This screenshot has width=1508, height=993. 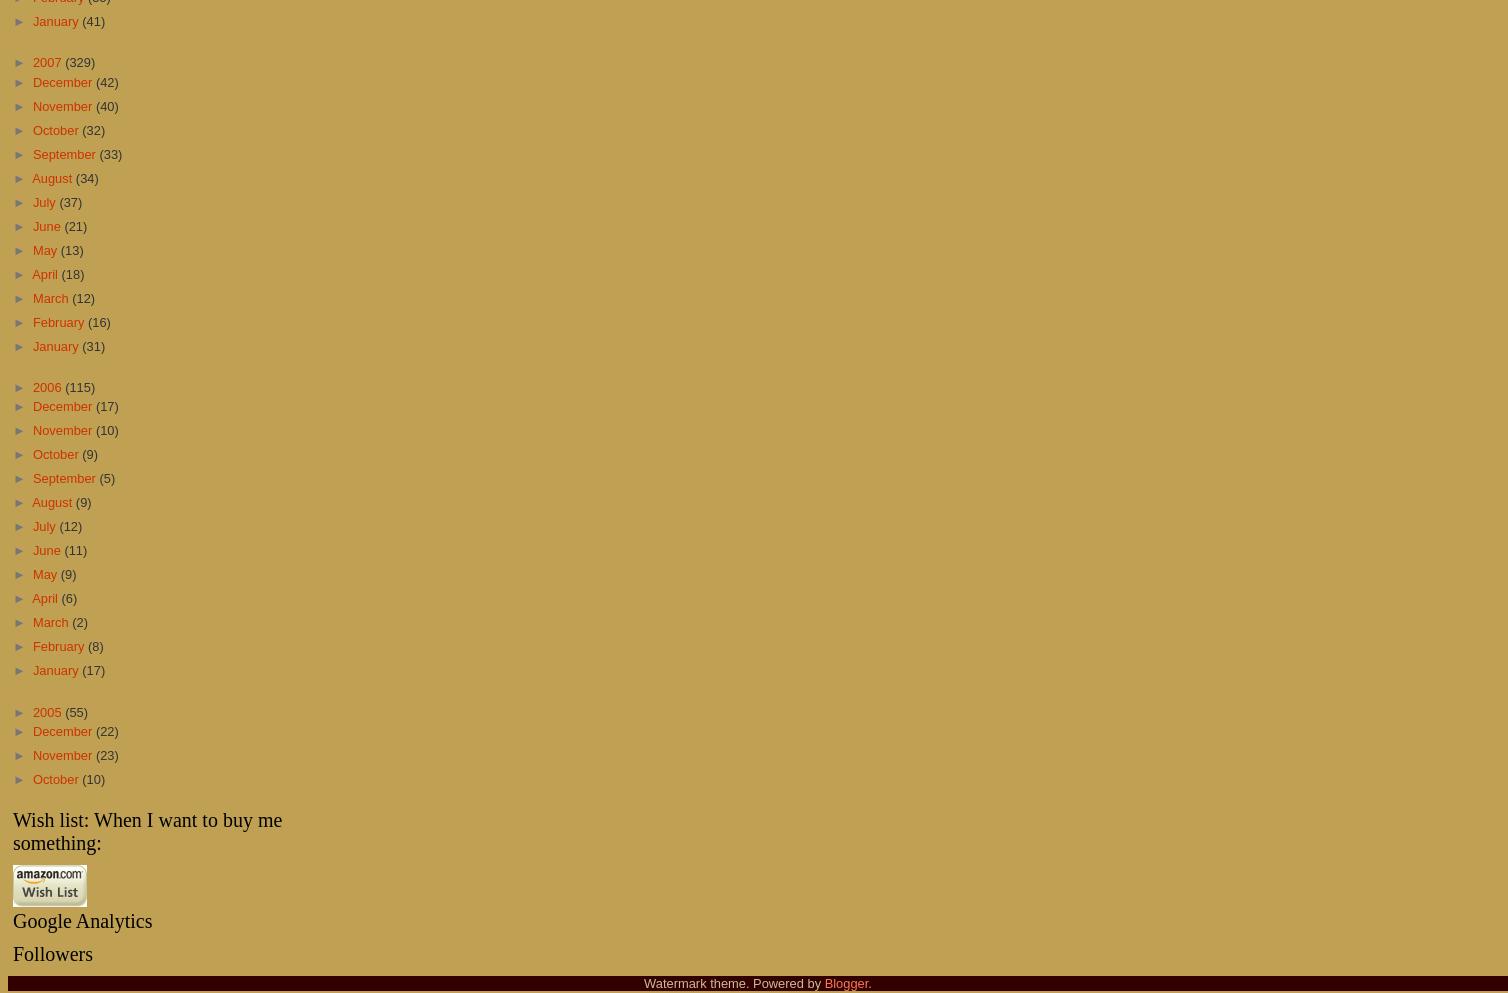 I want to click on '(34)', so click(x=86, y=176).